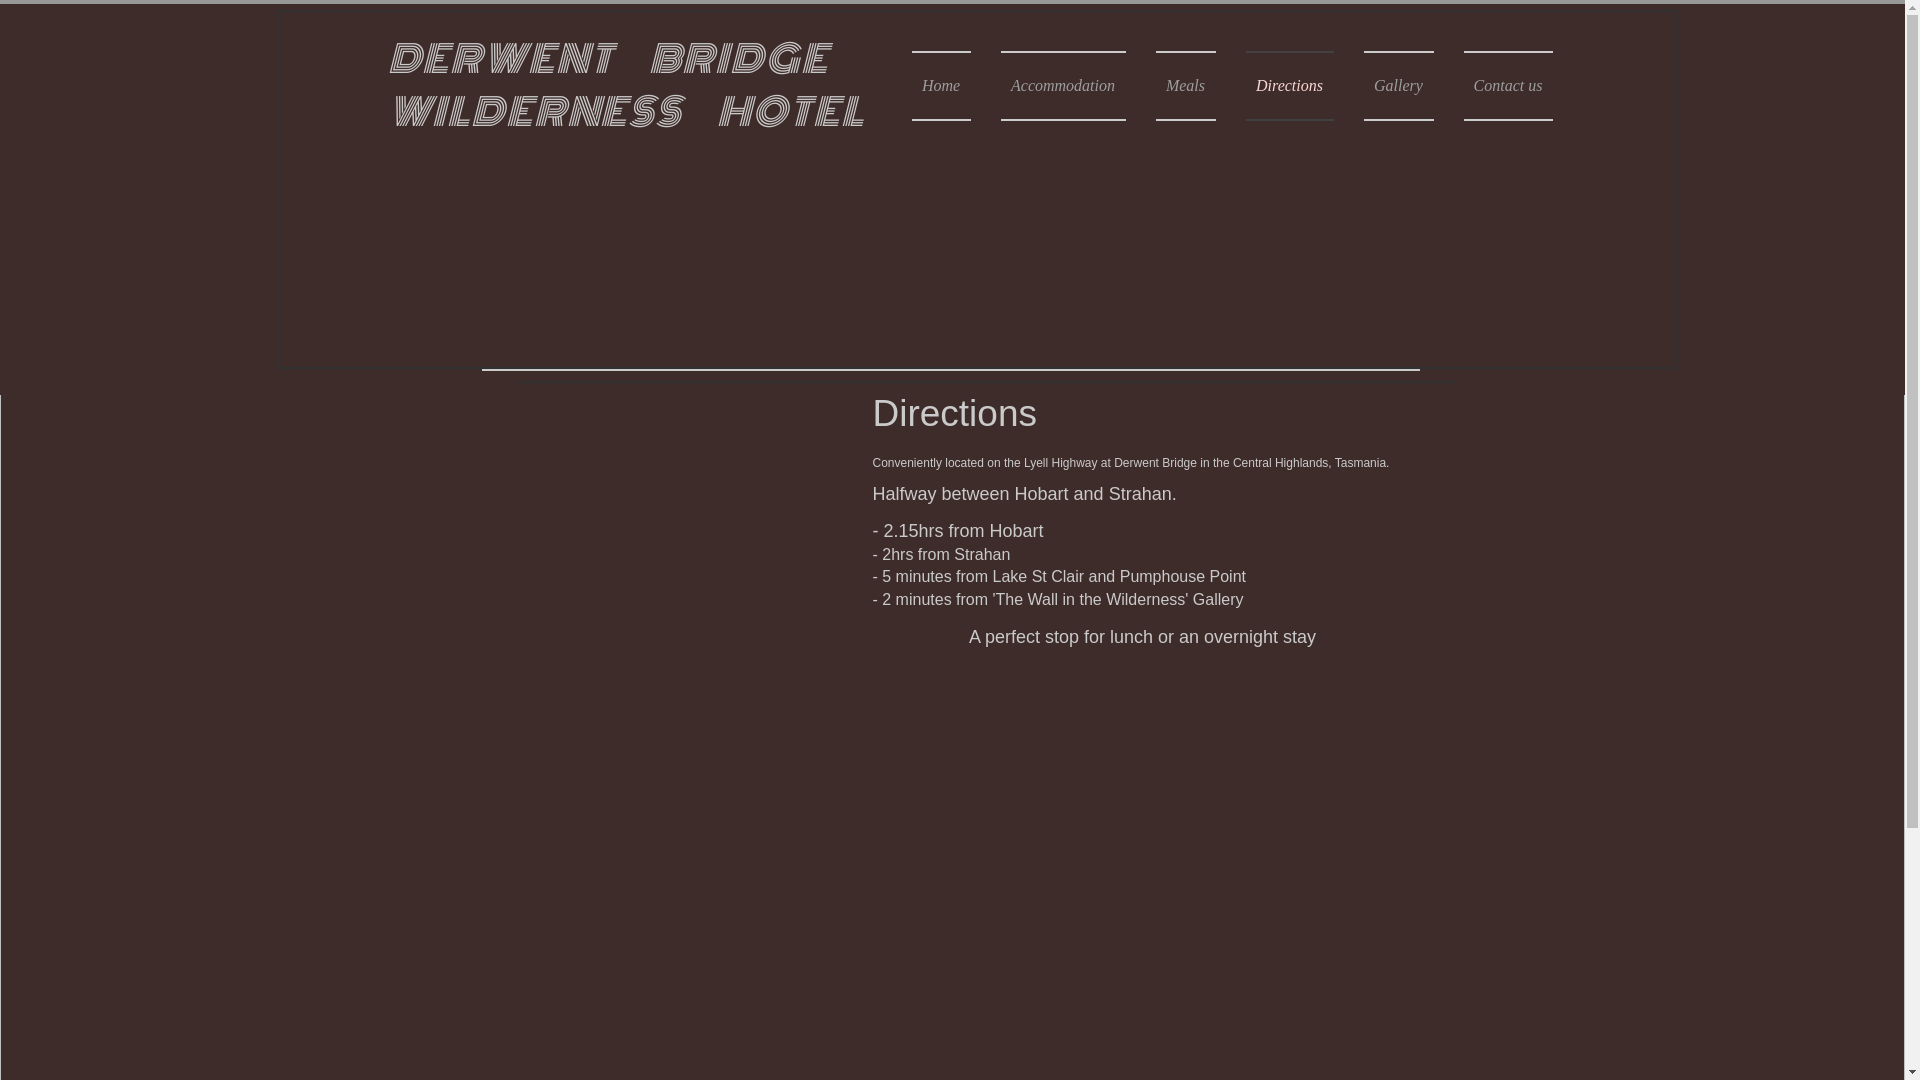 The image size is (1920, 1080). I want to click on 'Directions', so click(1289, 84).